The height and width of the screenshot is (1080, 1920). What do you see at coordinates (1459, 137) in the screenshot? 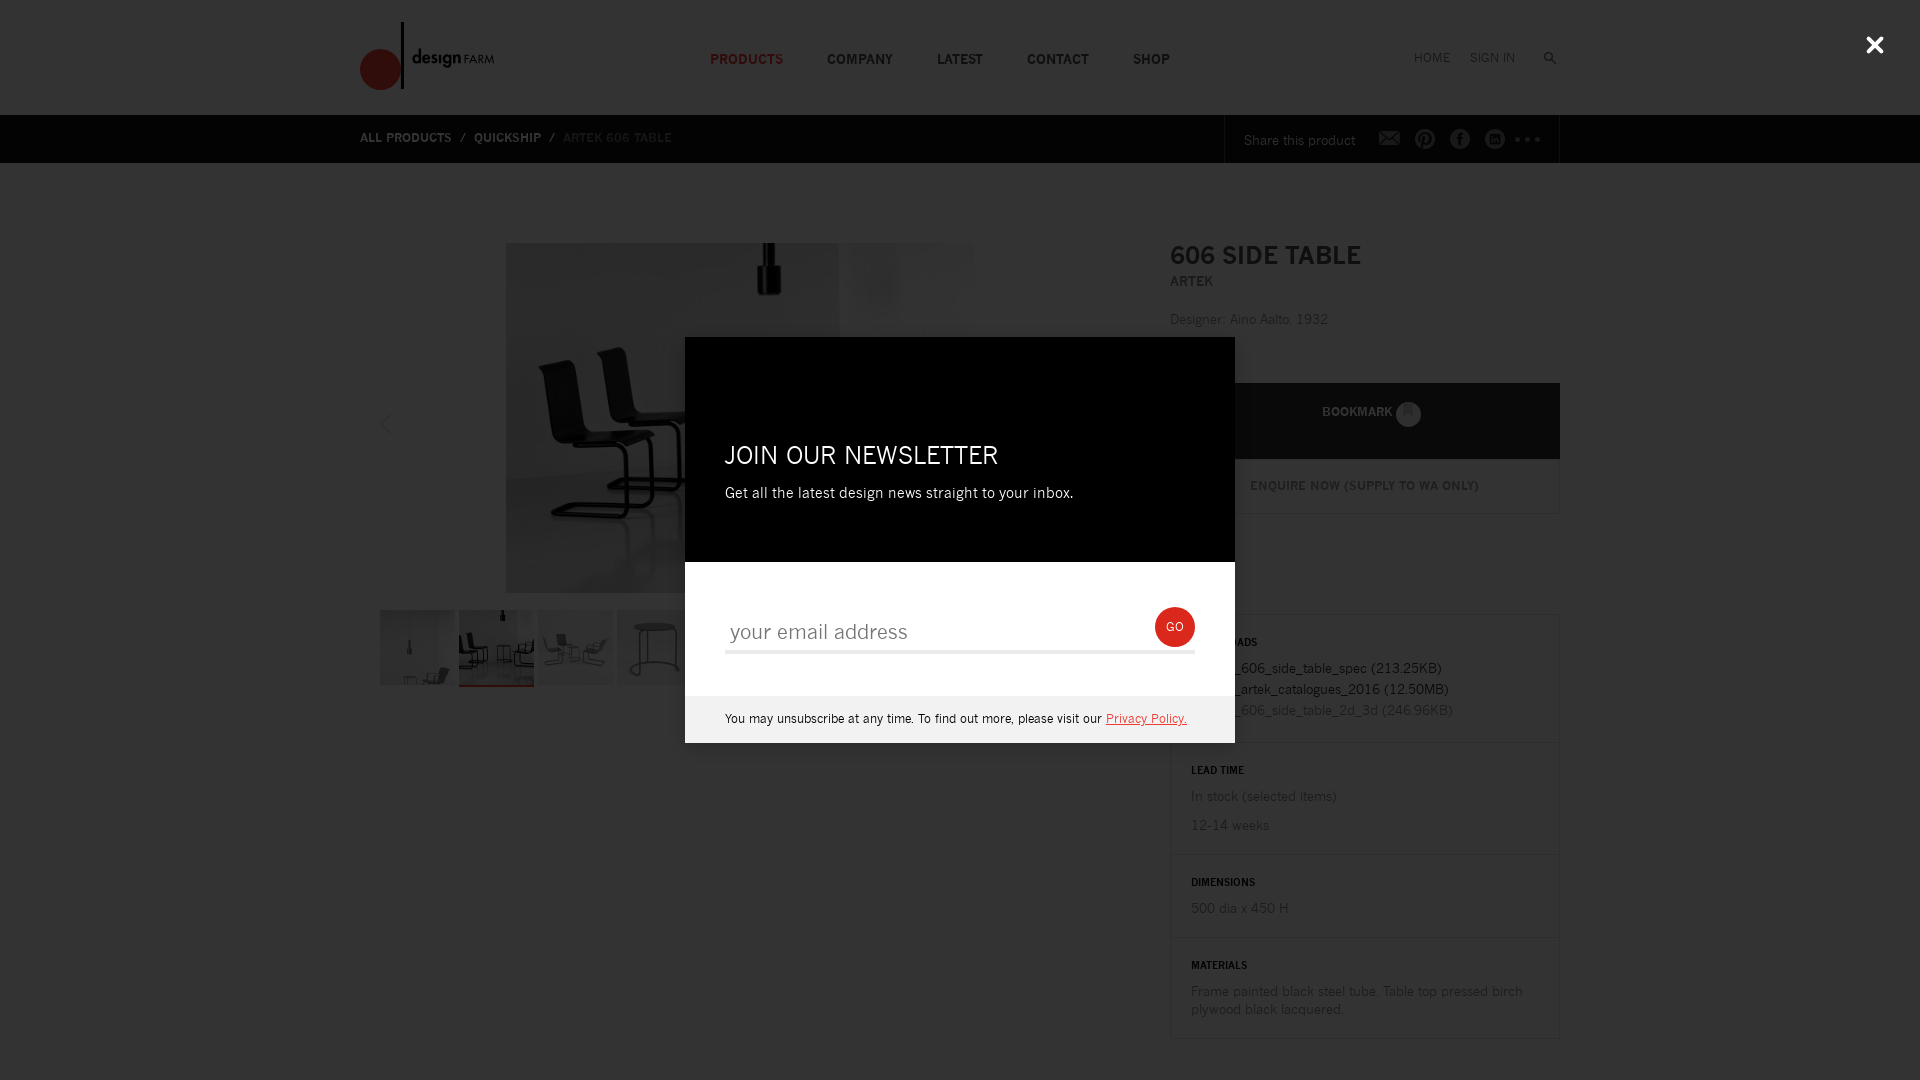
I see `'Share this on Facebook'` at bounding box center [1459, 137].